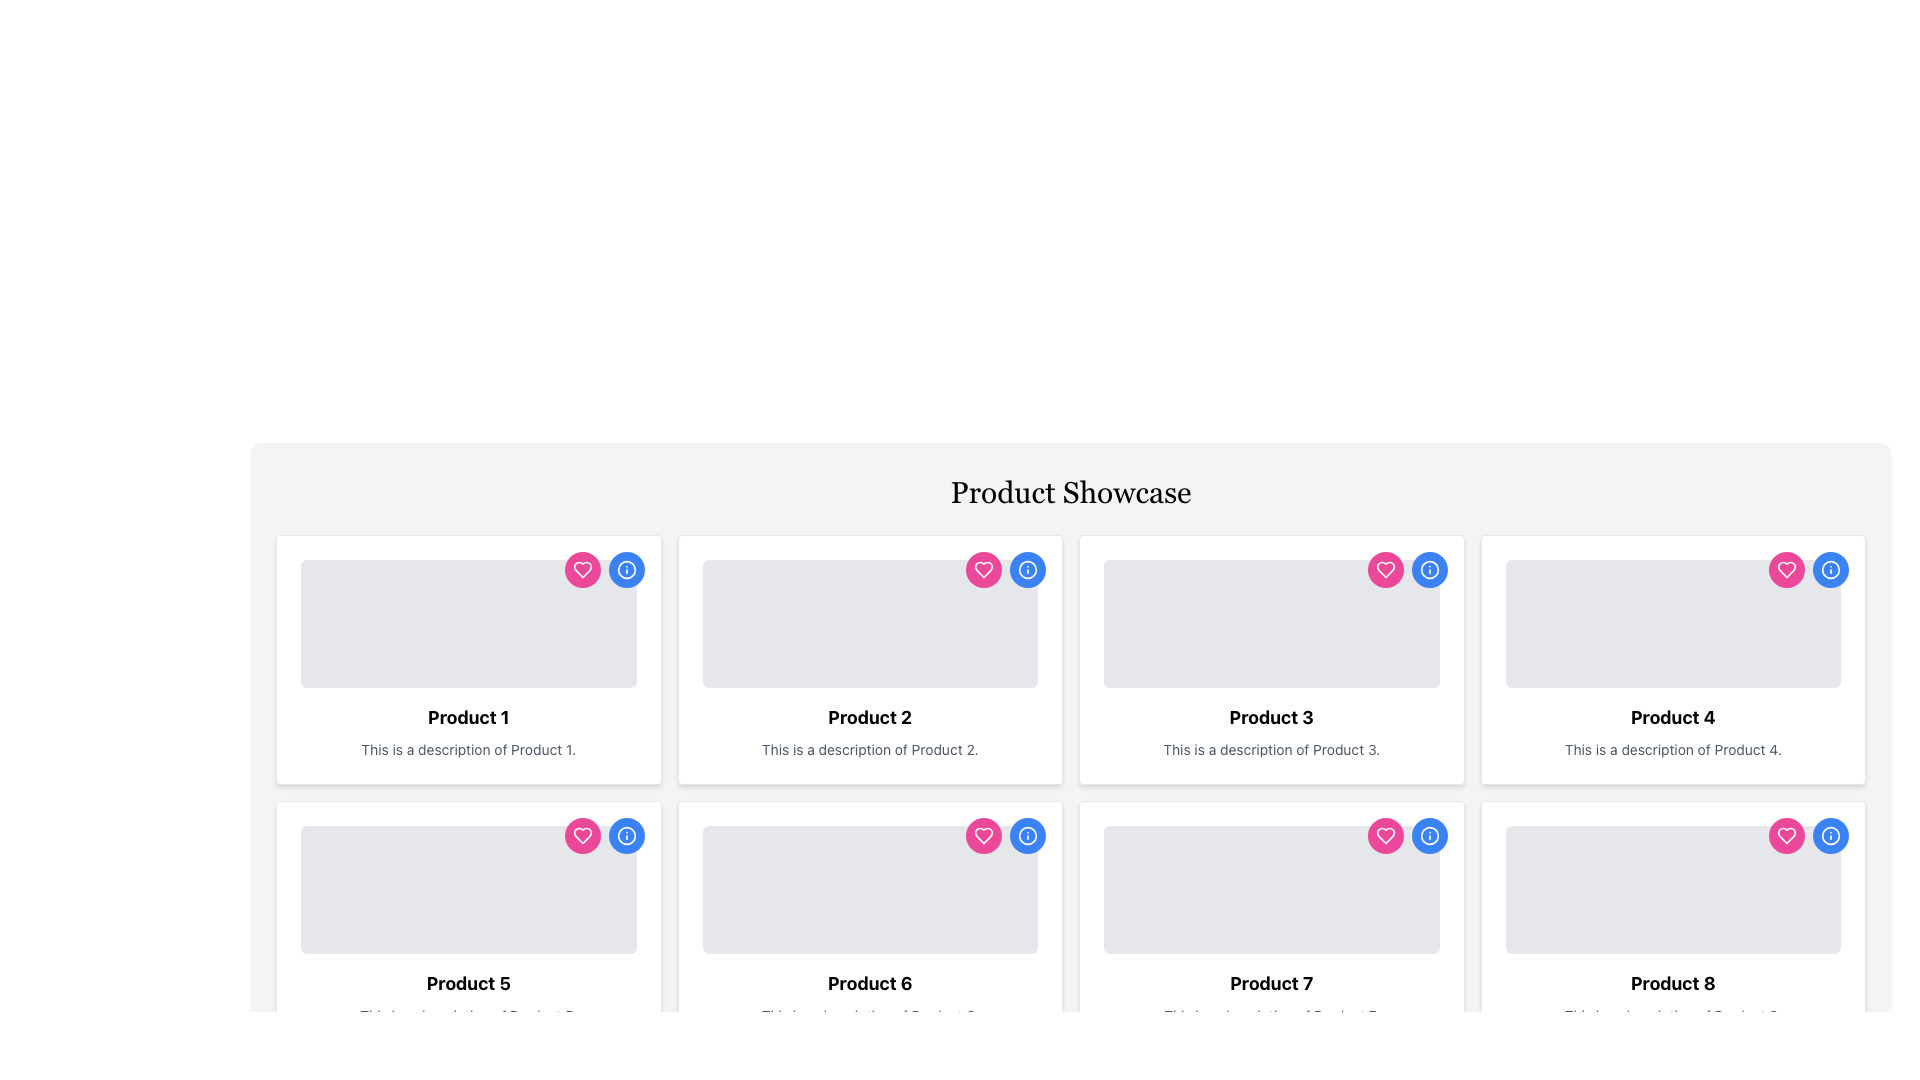  I want to click on the circle element outlined with the current color, located in the upper-right corner of the card labeled 'Product 2', so click(1027, 570).